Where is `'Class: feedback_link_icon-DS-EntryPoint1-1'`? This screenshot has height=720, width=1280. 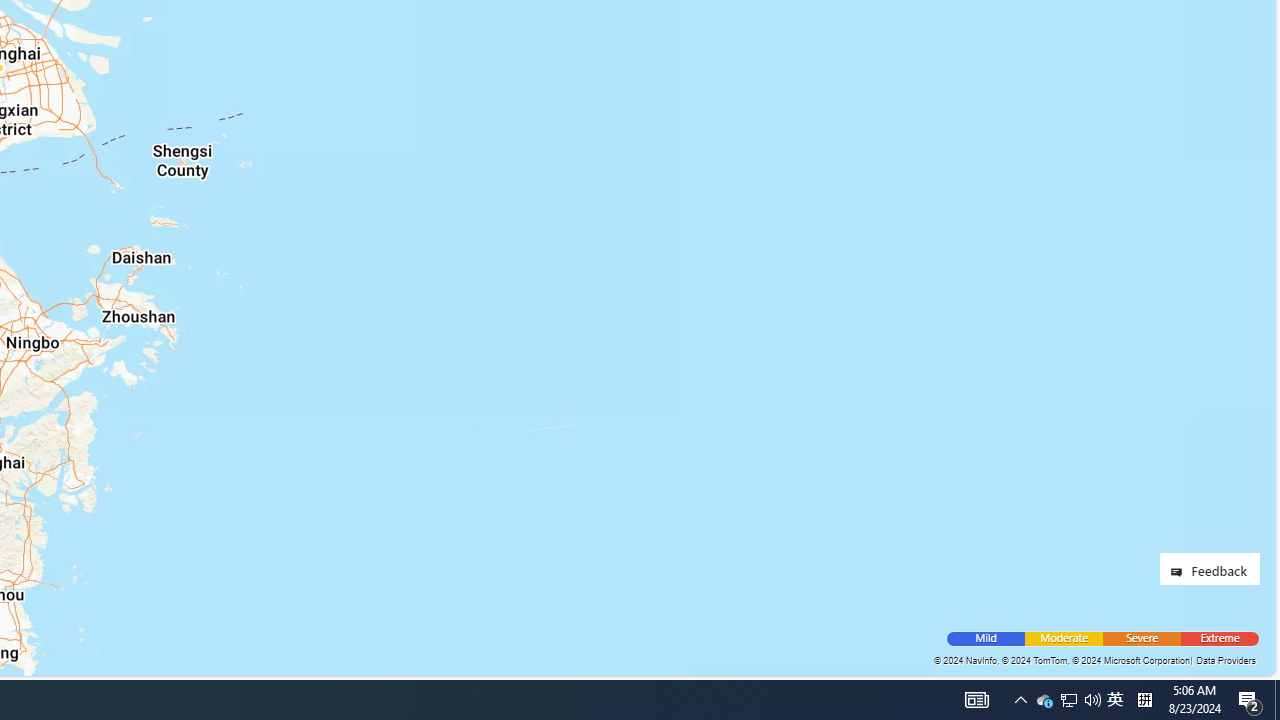
'Class: feedback_link_icon-DS-EntryPoint1-1' is located at coordinates (1180, 572).